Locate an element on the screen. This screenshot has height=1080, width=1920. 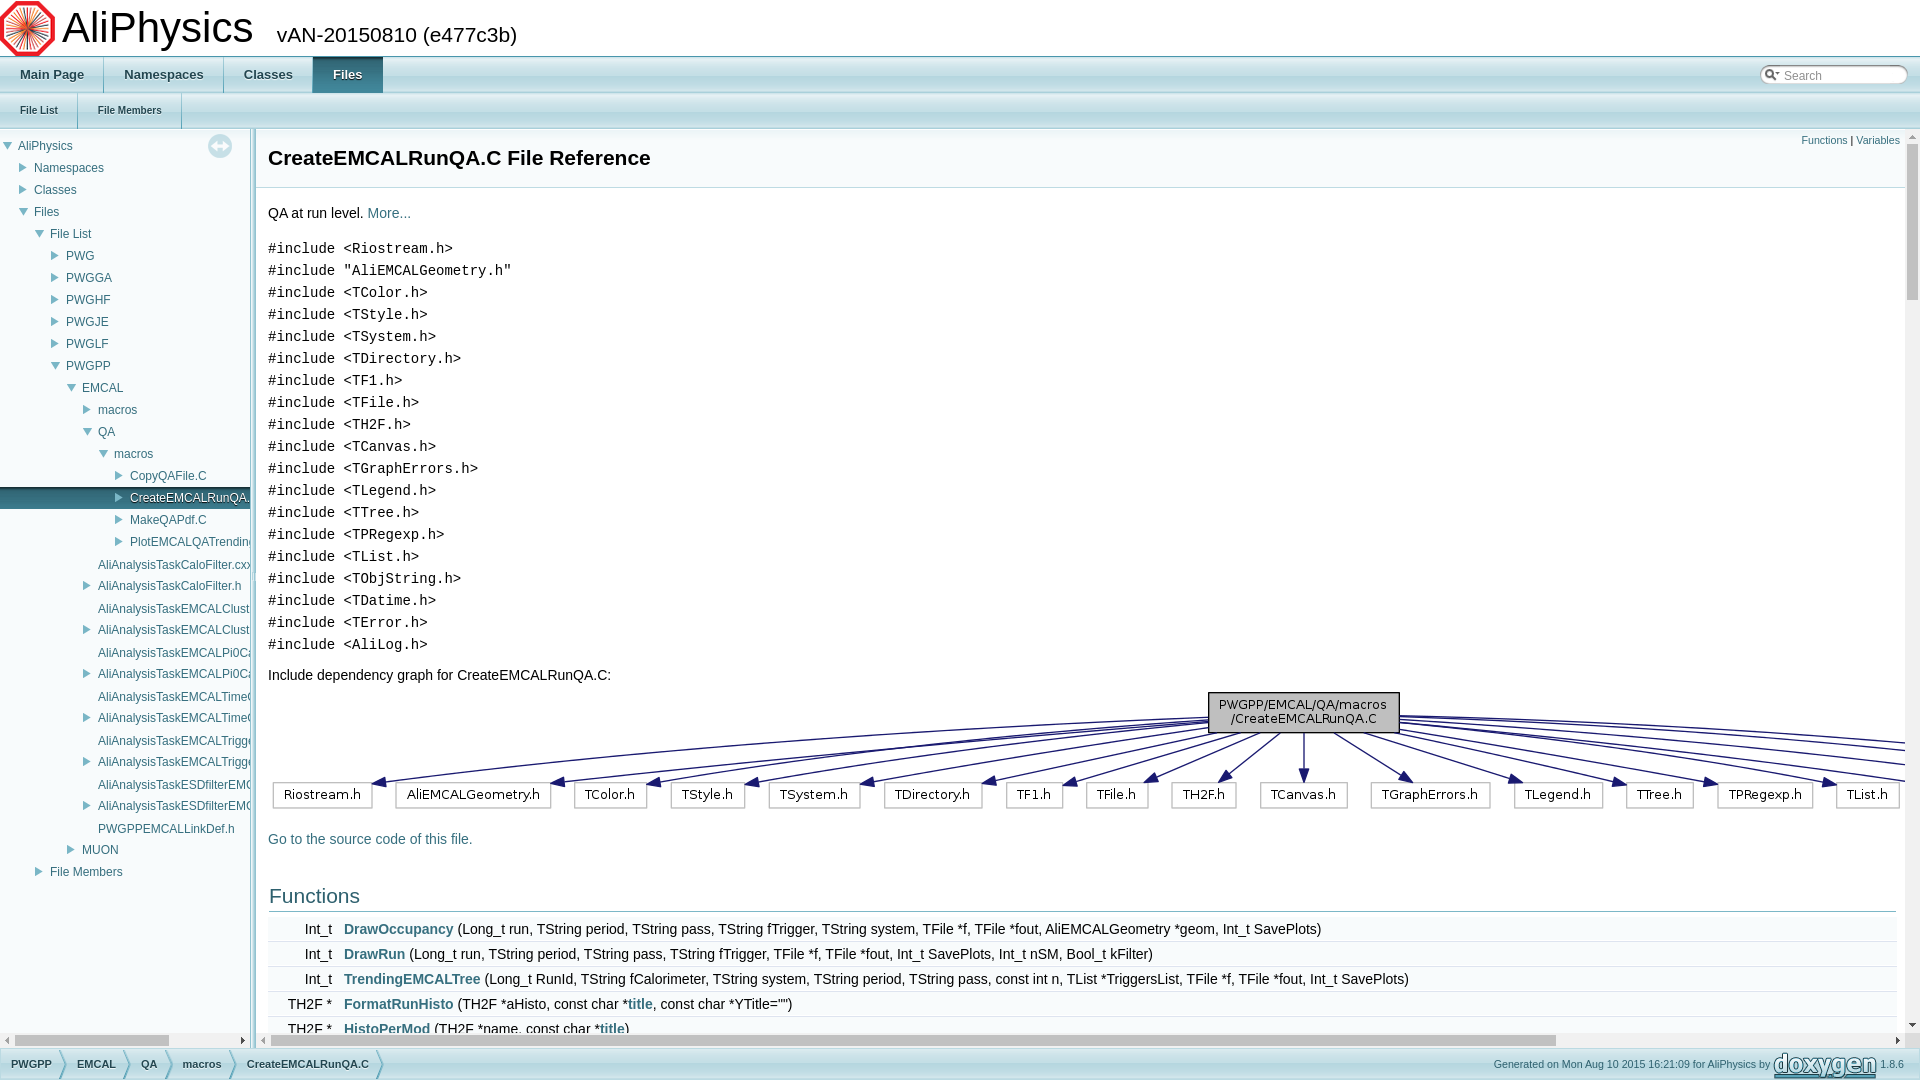
'HistoPerMod' is located at coordinates (387, 1029).